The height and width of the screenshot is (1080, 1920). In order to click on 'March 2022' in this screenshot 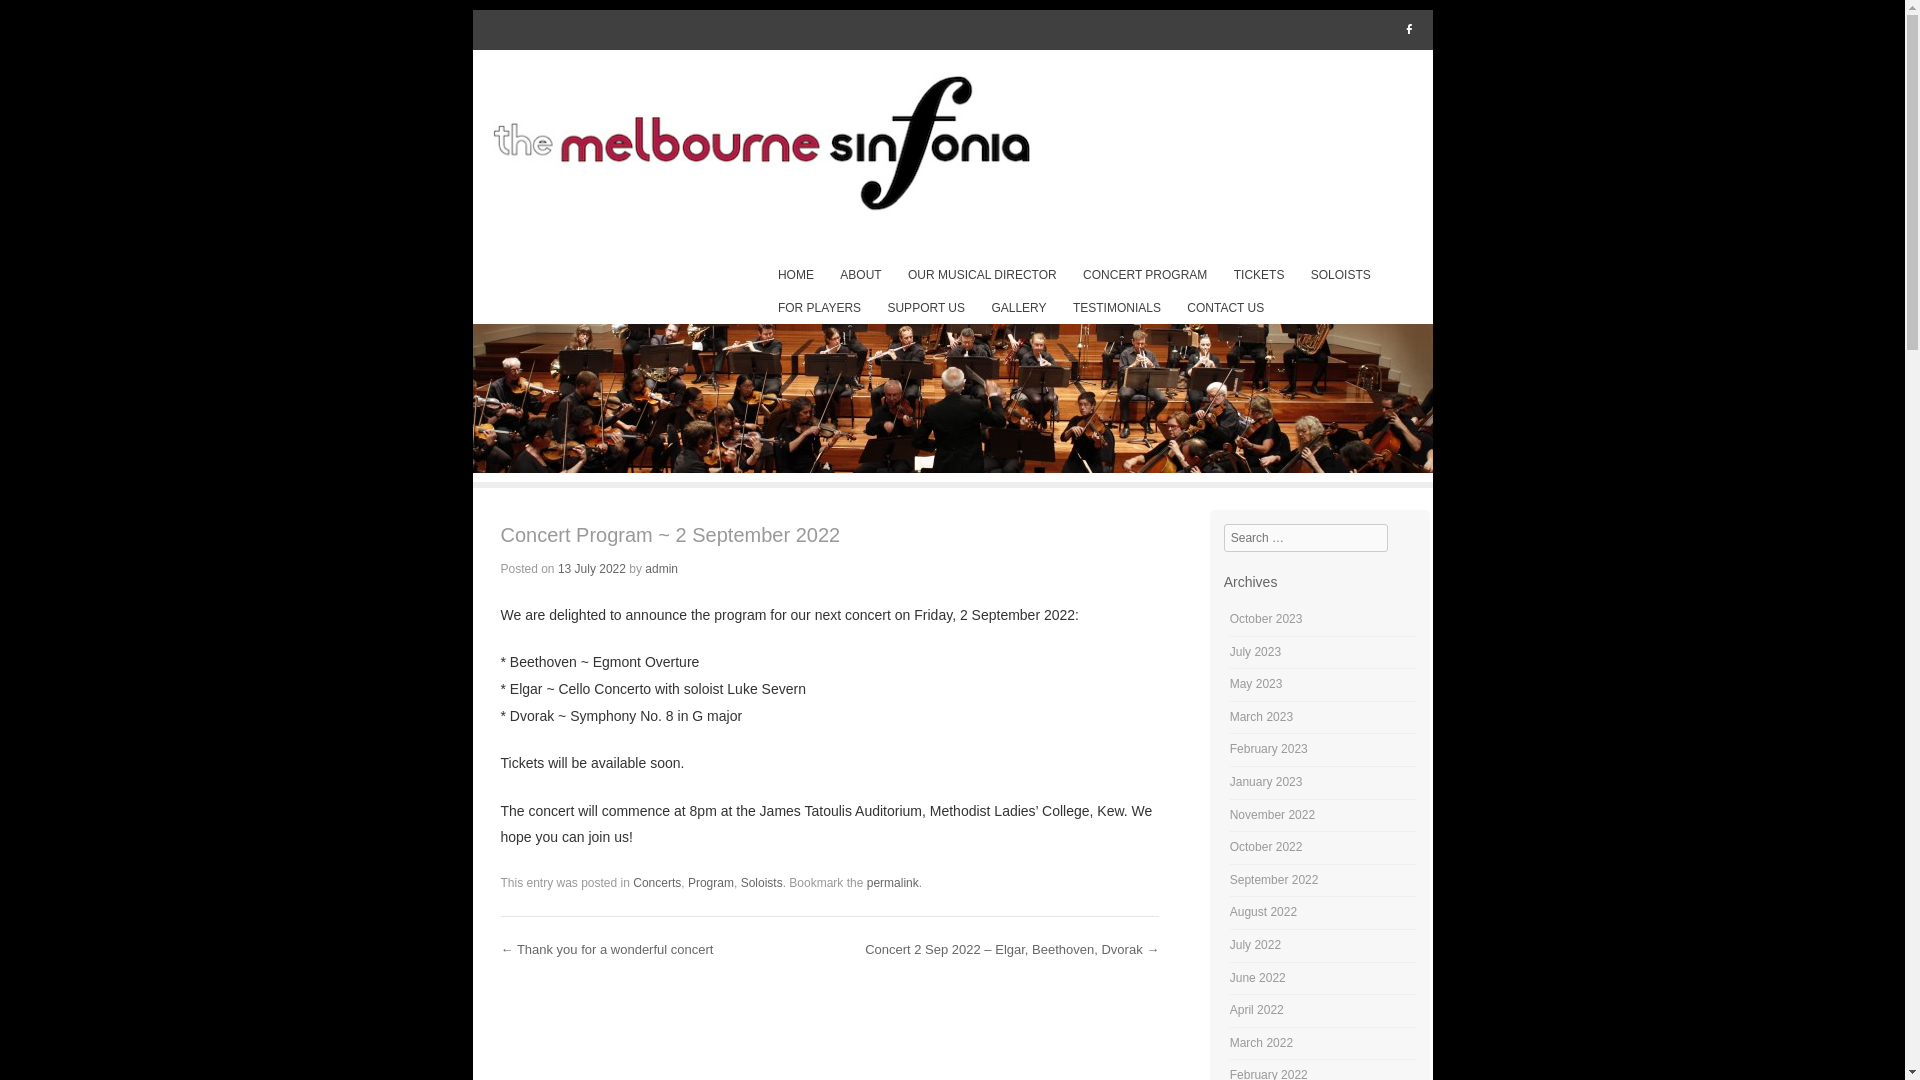, I will do `click(1260, 1041)`.